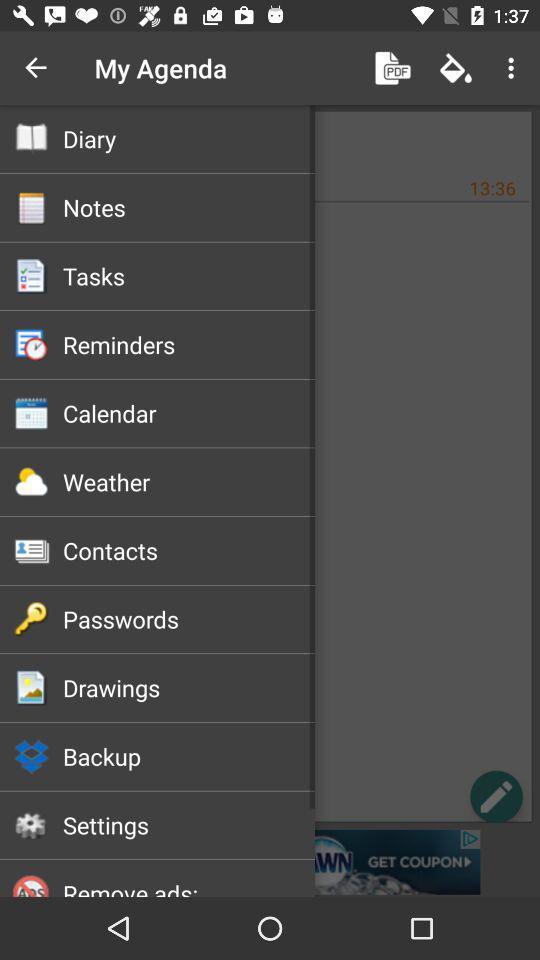  Describe the element at coordinates (495, 796) in the screenshot. I see `the edit icon` at that location.